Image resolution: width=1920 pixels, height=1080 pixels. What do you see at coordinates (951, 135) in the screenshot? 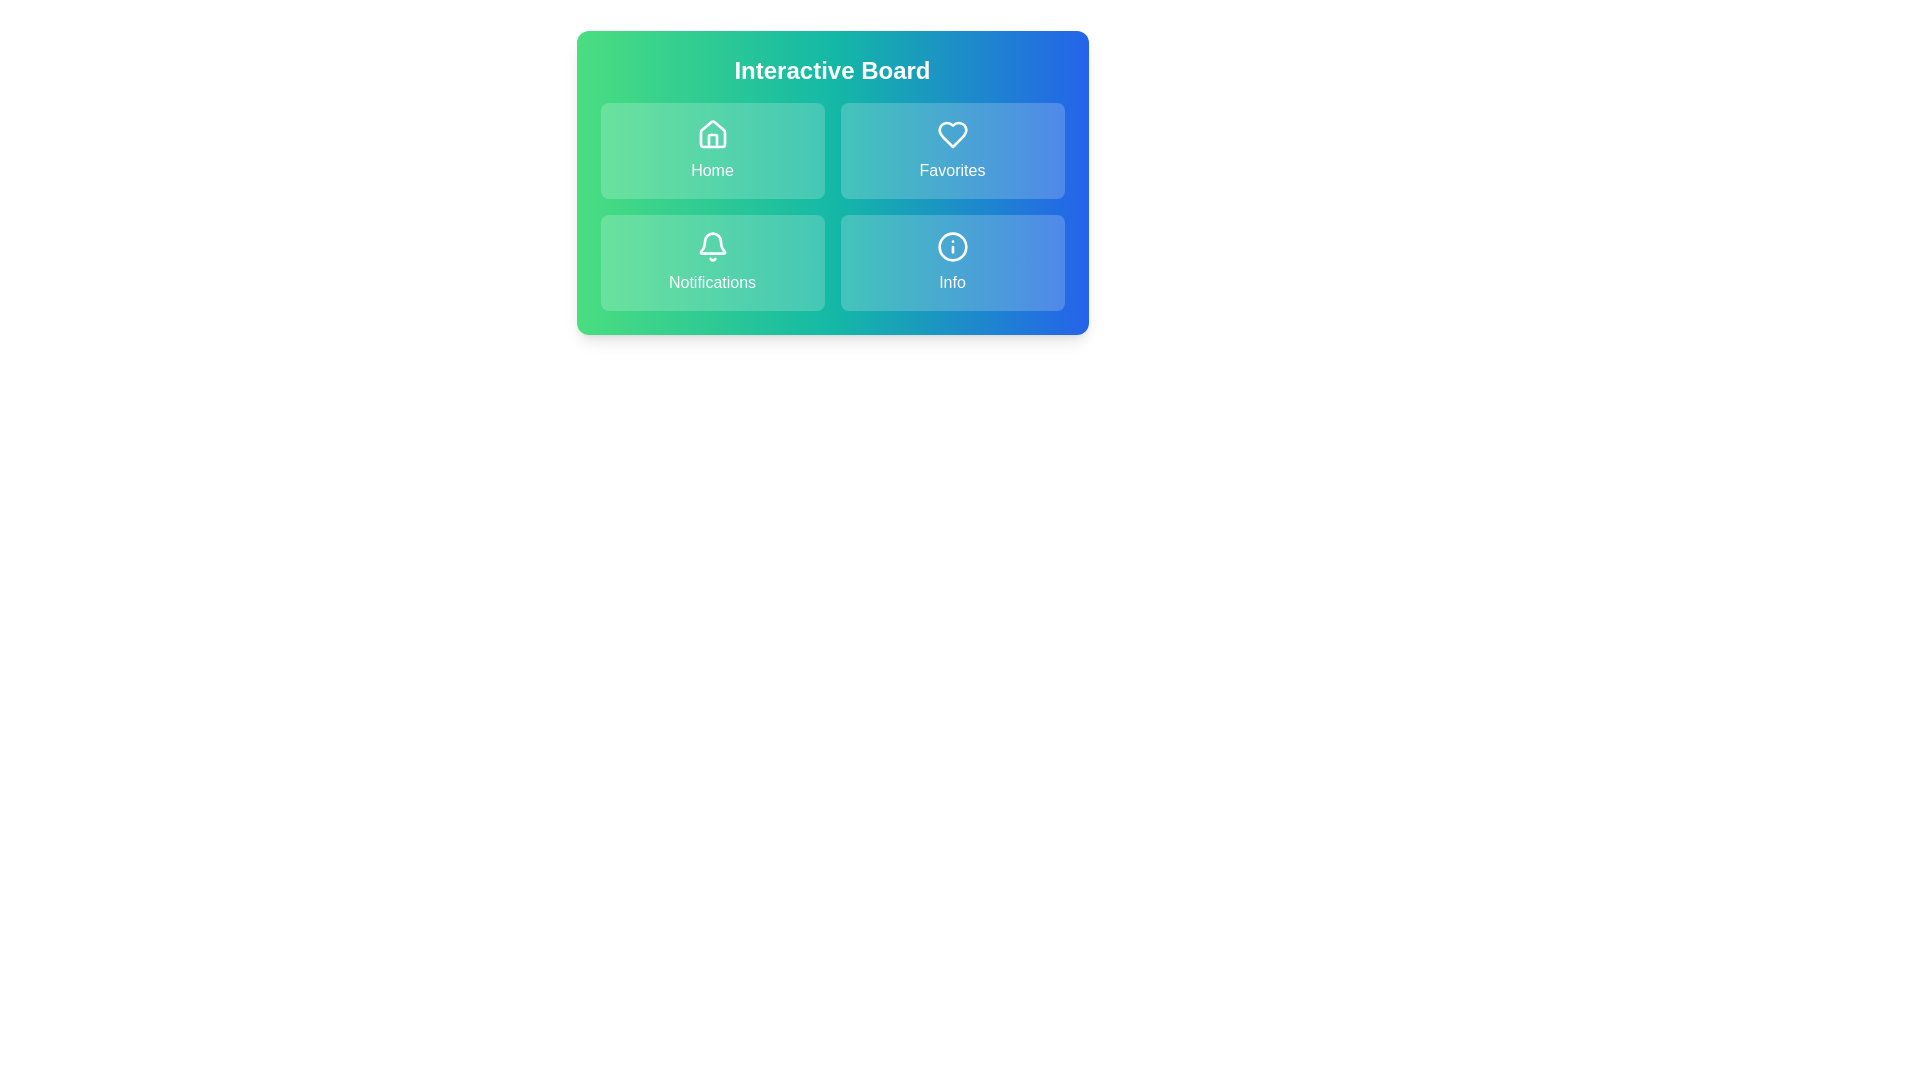
I see `the heart-shaped icon with a white outline located in the second column of the first row under the 'Interactive Board' heading` at bounding box center [951, 135].